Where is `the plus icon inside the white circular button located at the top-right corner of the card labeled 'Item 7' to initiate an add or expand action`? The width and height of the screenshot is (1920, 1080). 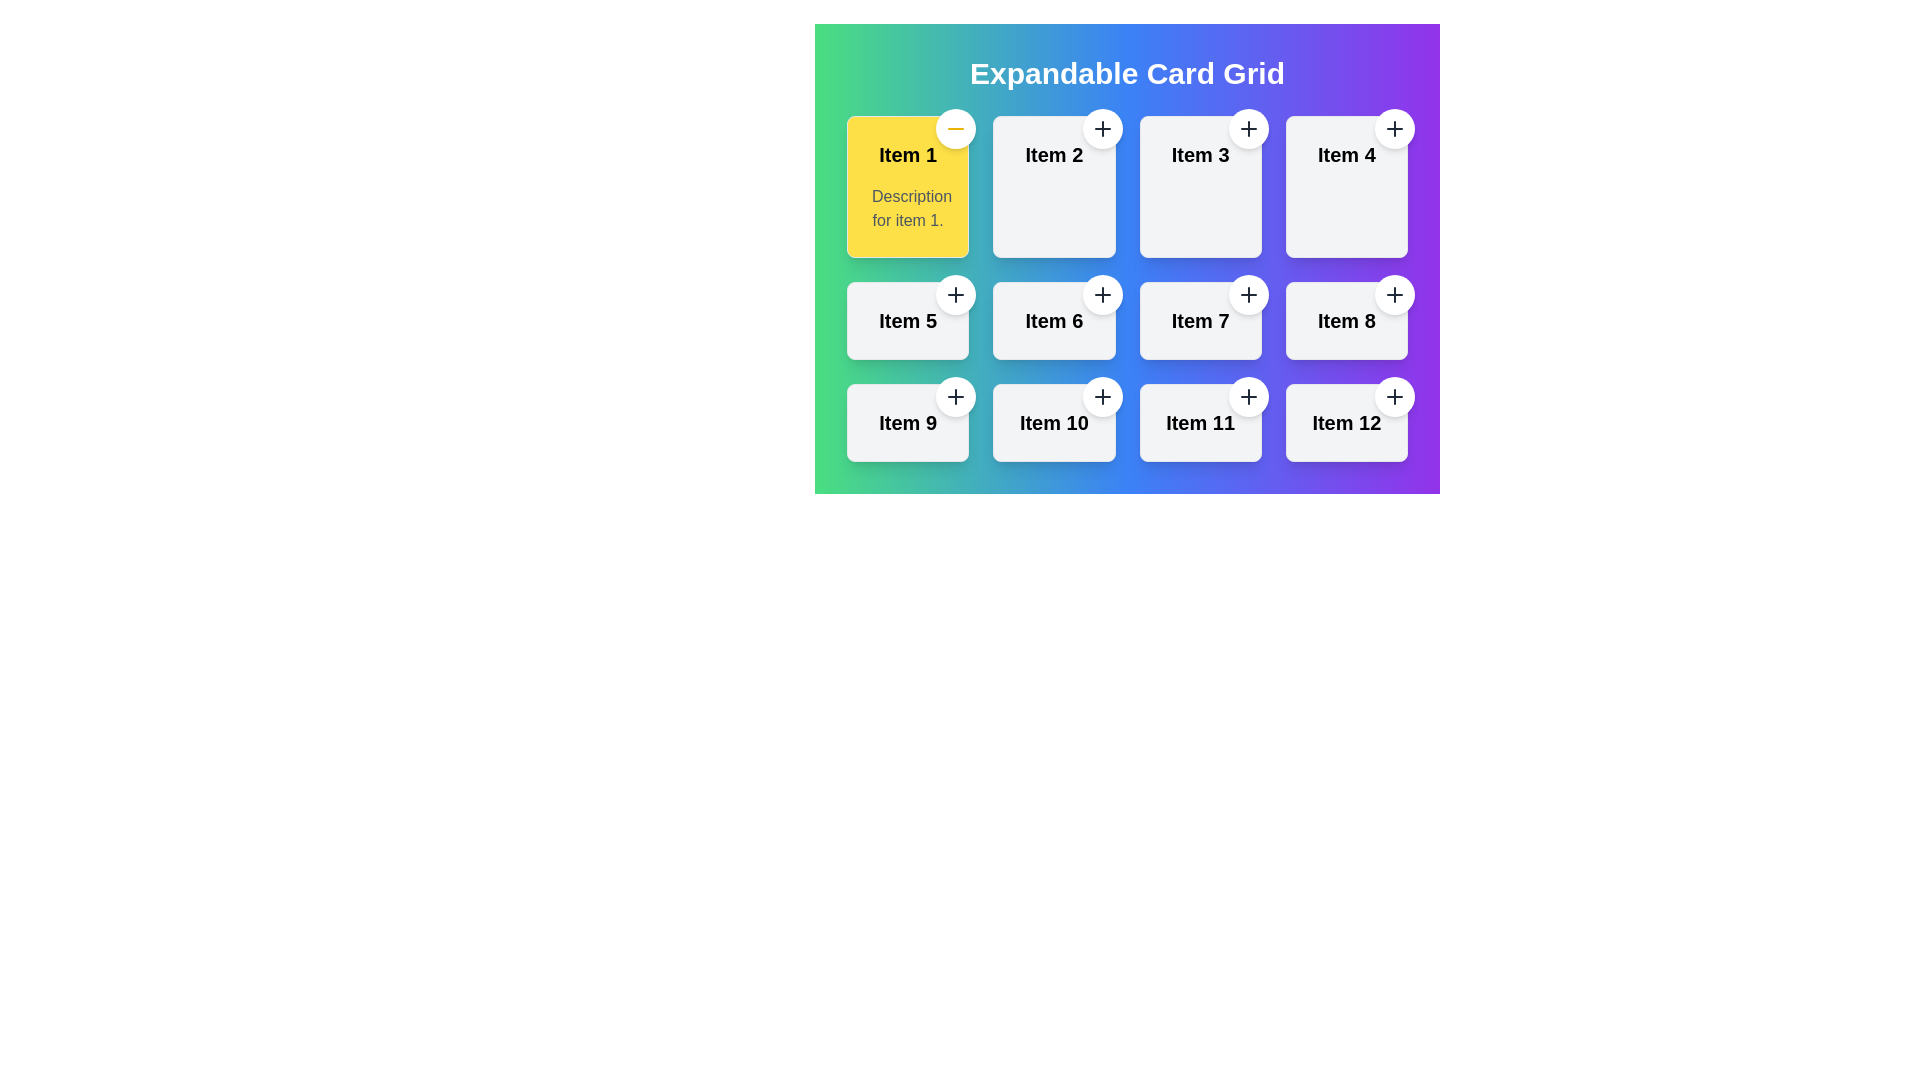
the plus icon inside the white circular button located at the top-right corner of the card labeled 'Item 7' to initiate an add or expand action is located at coordinates (1247, 294).